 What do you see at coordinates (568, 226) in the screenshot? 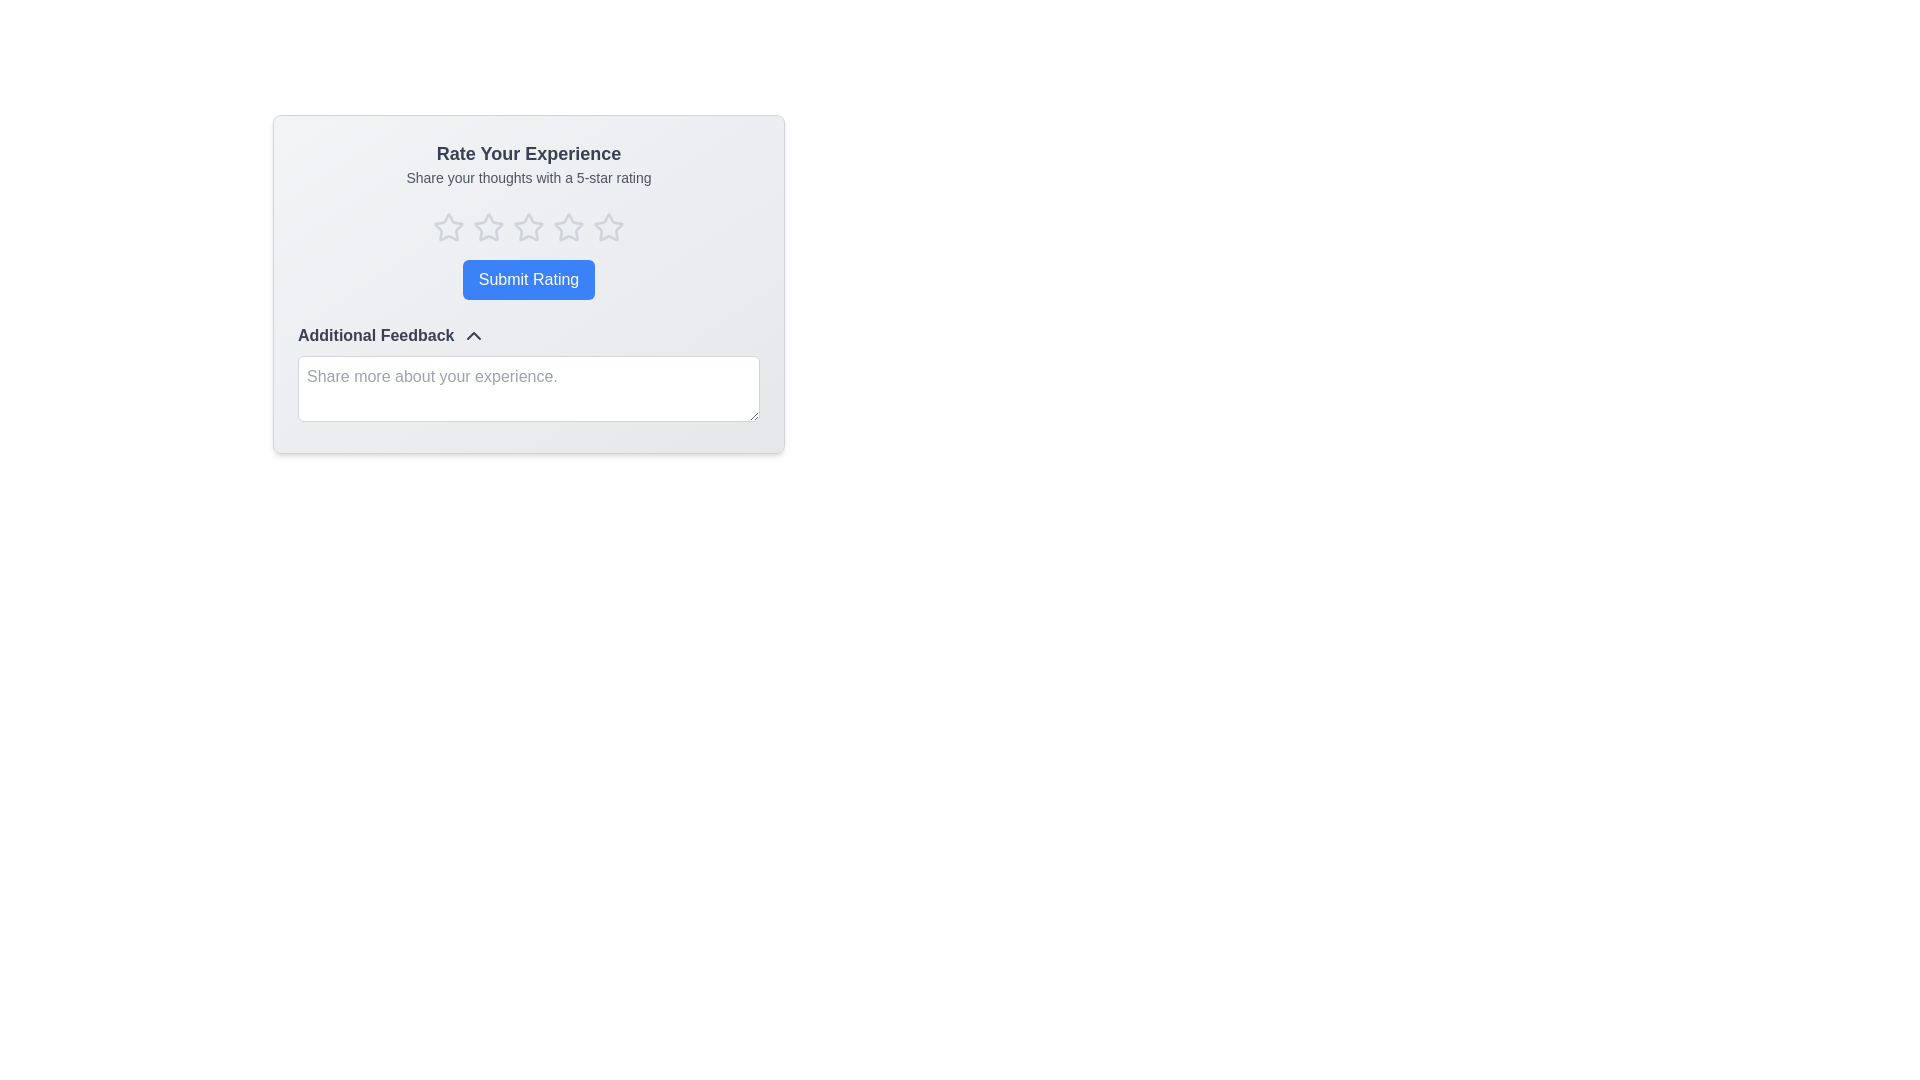
I see `the third star SVG icon in the rating interface` at bounding box center [568, 226].